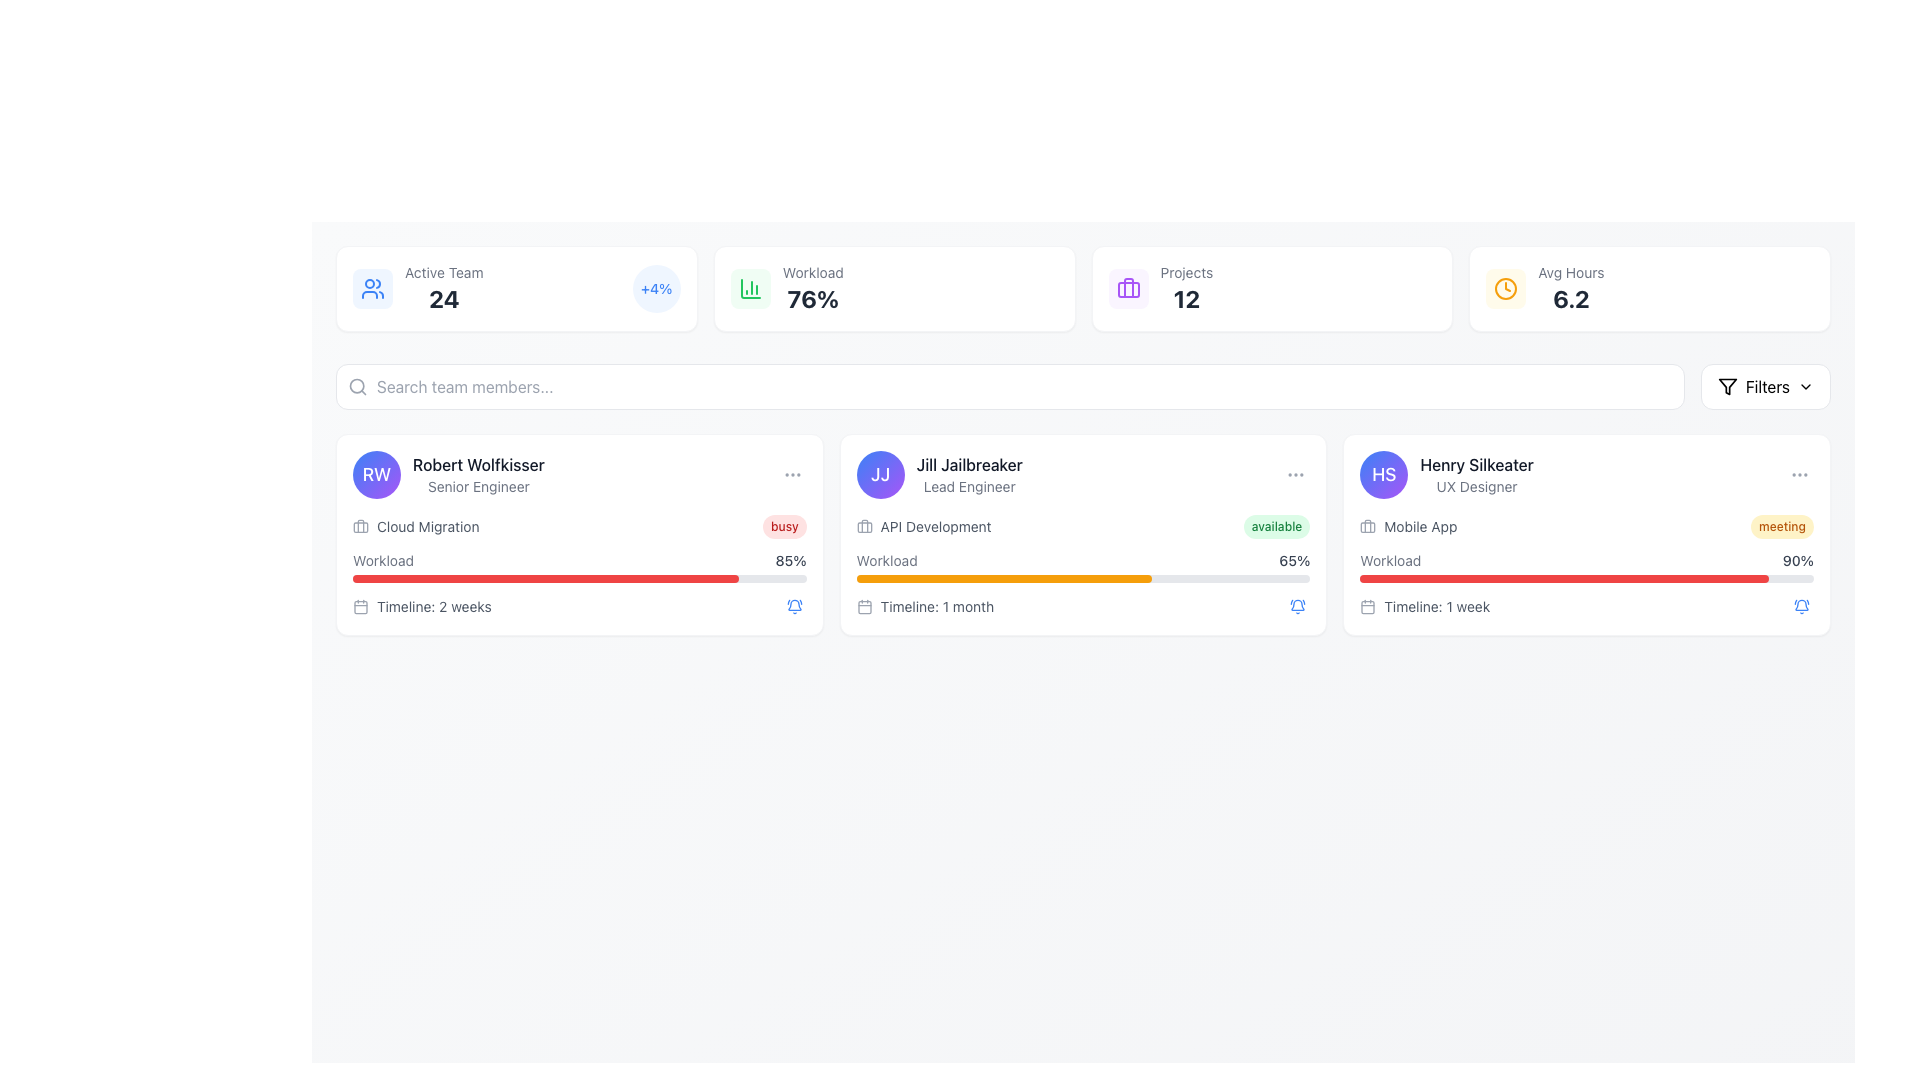 Image resolution: width=1920 pixels, height=1080 pixels. I want to click on the small gray calendar icon located in the first card under the 'Timeline: 2 weeks' text, so click(360, 605).